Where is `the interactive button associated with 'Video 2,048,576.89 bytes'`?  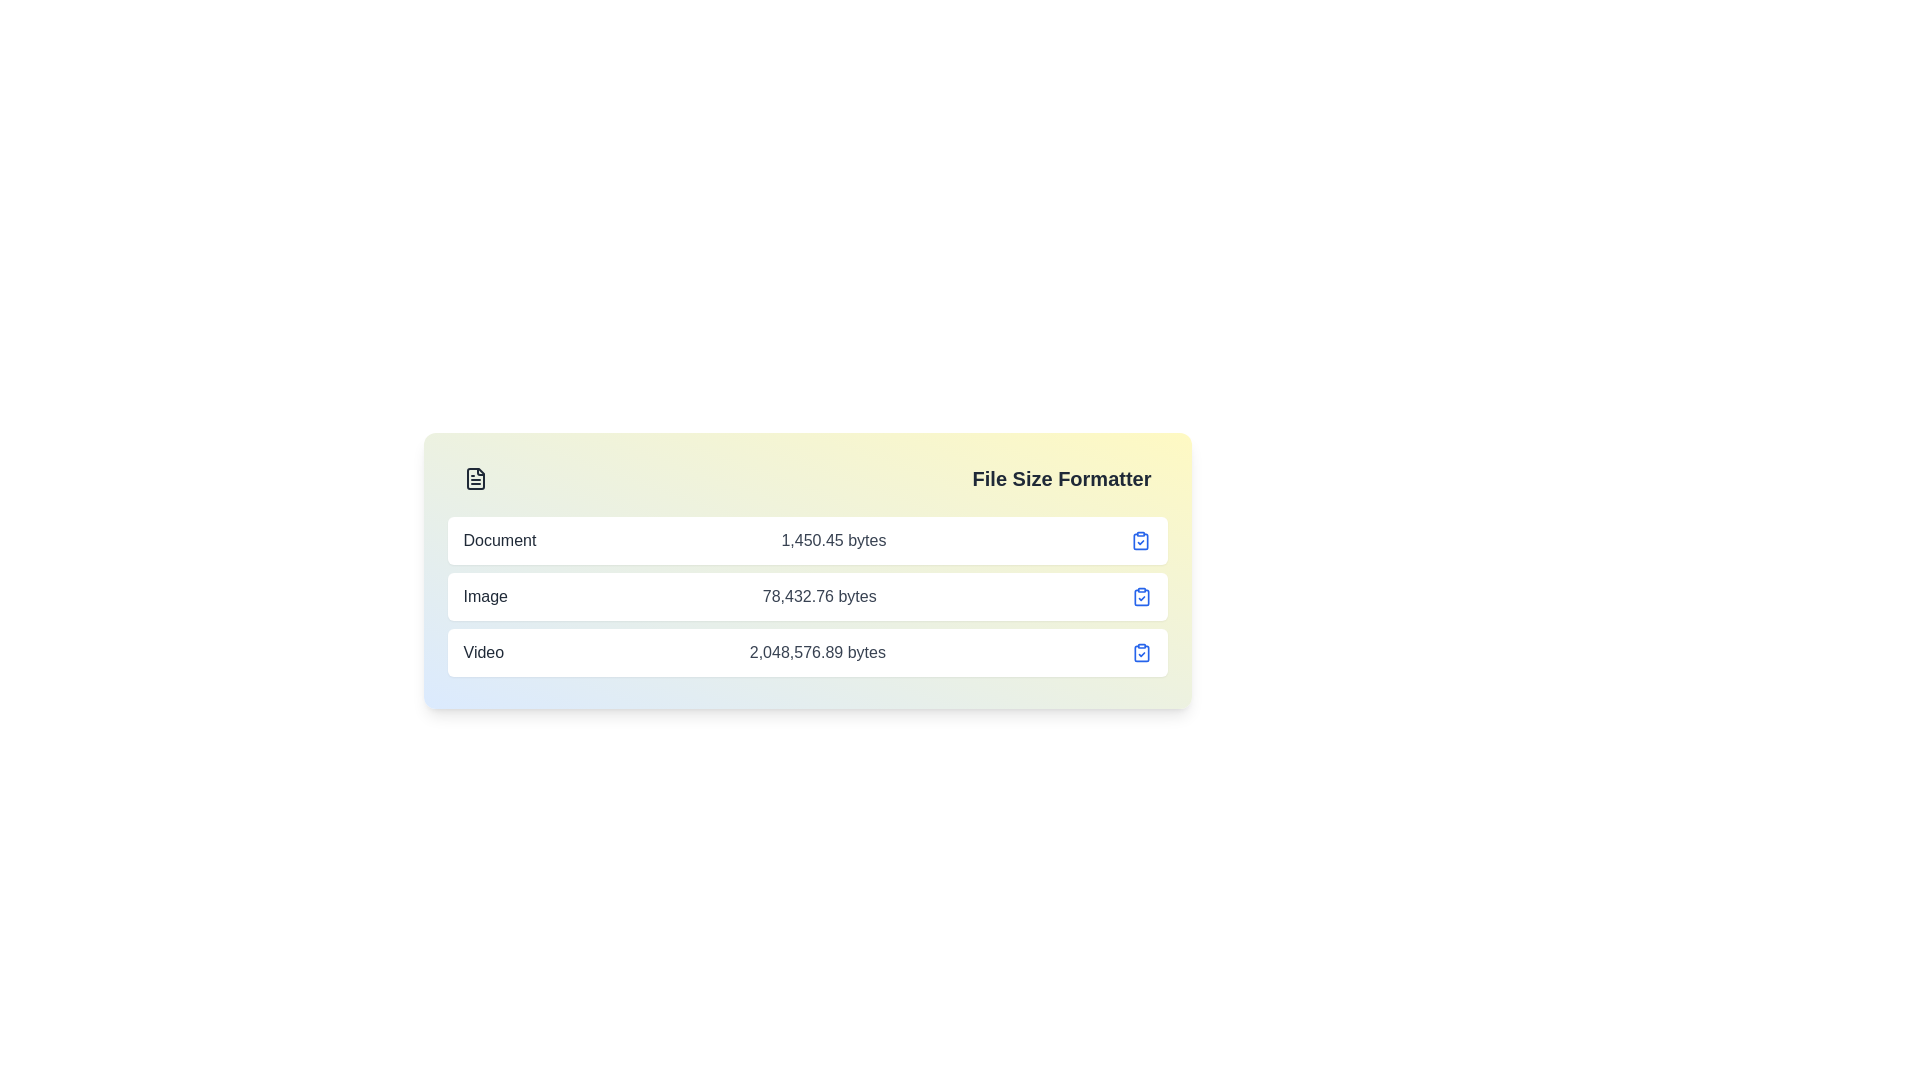
the interactive button associated with 'Video 2,048,576.89 bytes' is located at coordinates (1141, 652).